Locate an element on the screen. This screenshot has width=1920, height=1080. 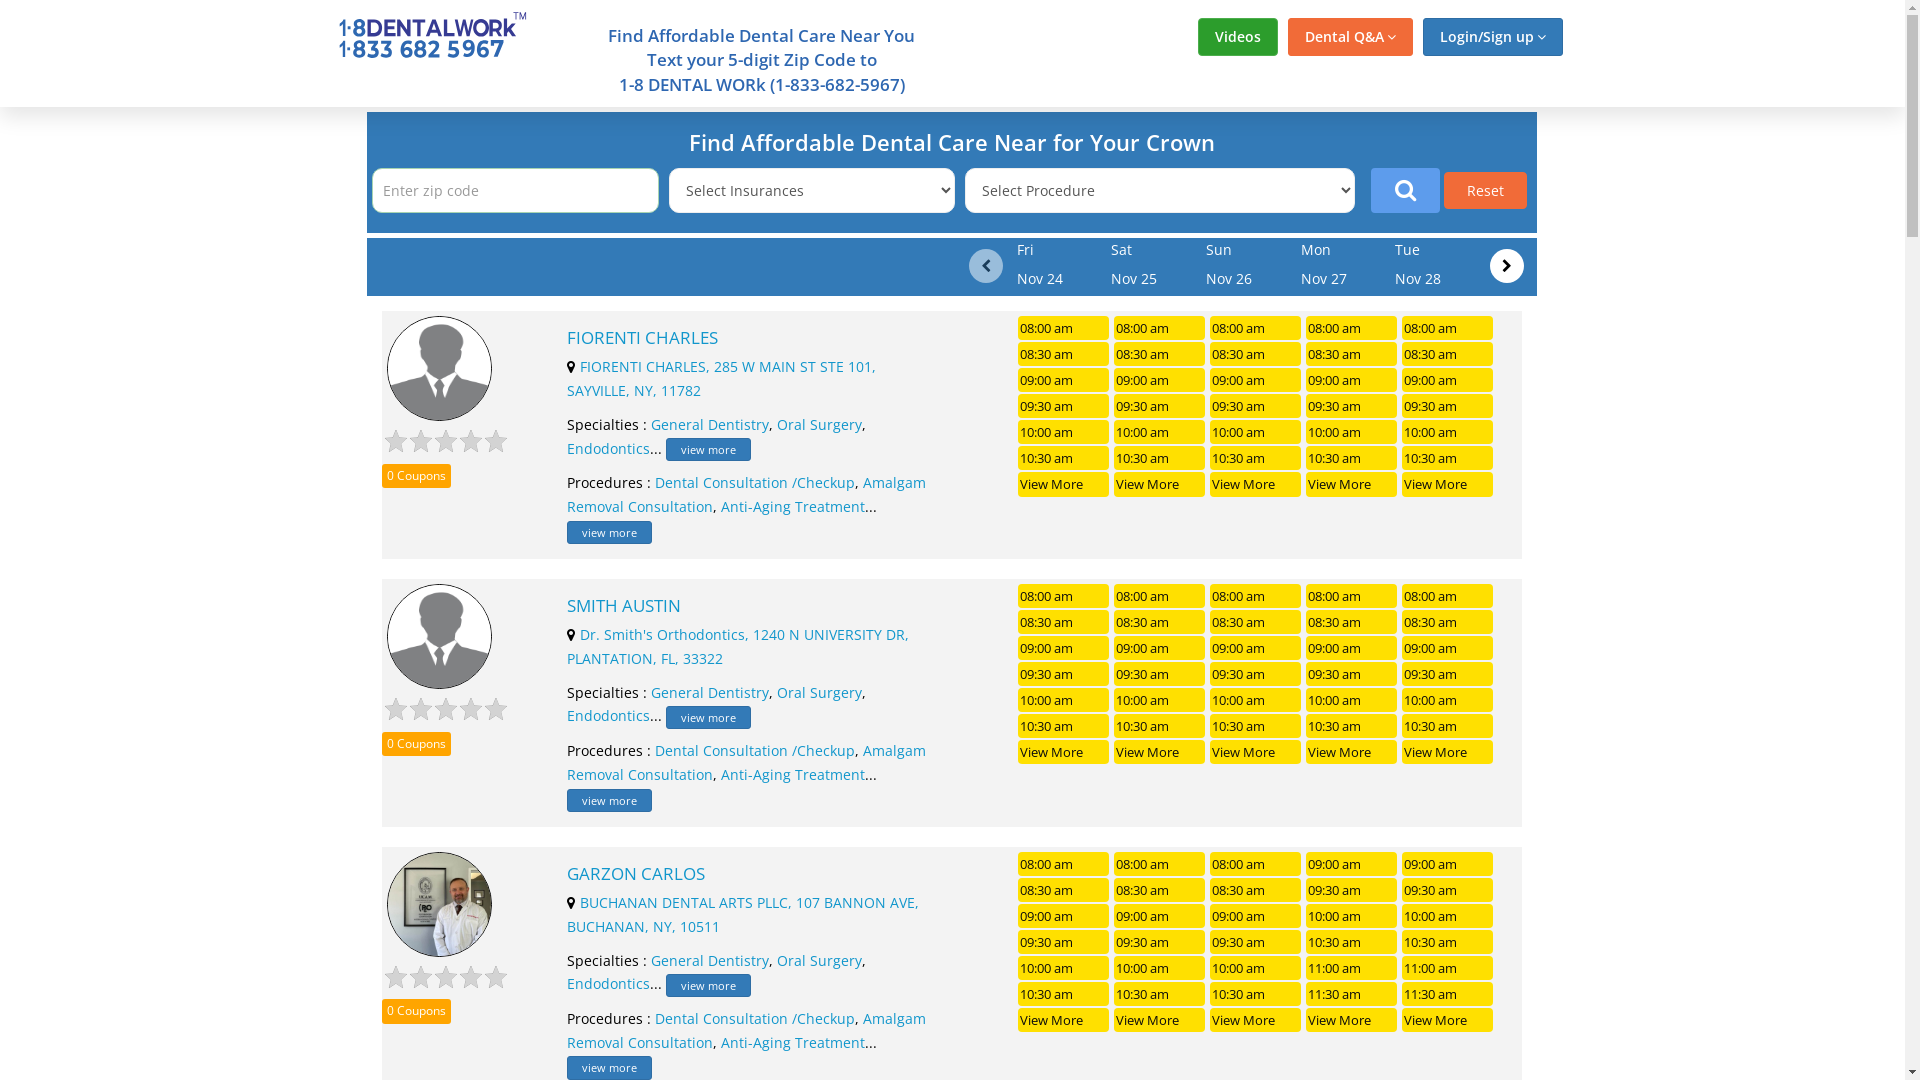
'08:30 am' is located at coordinates (1159, 889).